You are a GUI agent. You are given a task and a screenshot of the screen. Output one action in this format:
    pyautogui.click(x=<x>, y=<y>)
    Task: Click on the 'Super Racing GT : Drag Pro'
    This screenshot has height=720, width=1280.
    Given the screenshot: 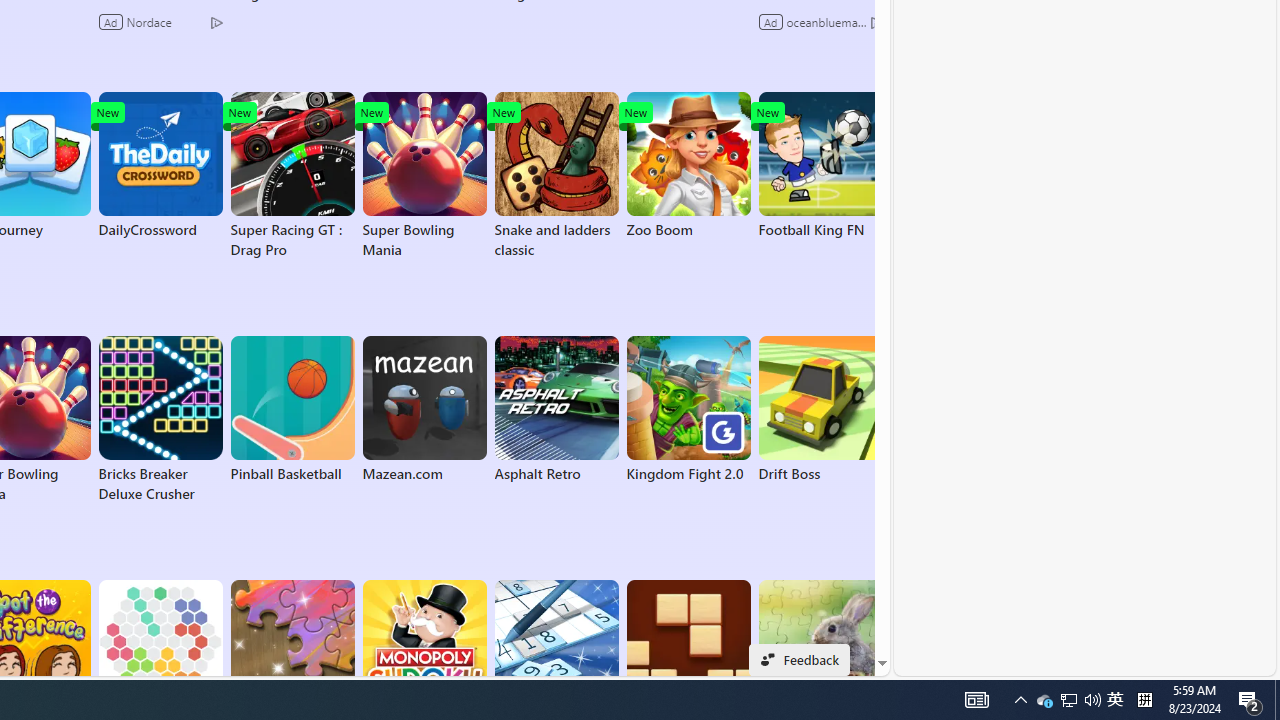 What is the action you would take?
    pyautogui.click(x=291, y=175)
    